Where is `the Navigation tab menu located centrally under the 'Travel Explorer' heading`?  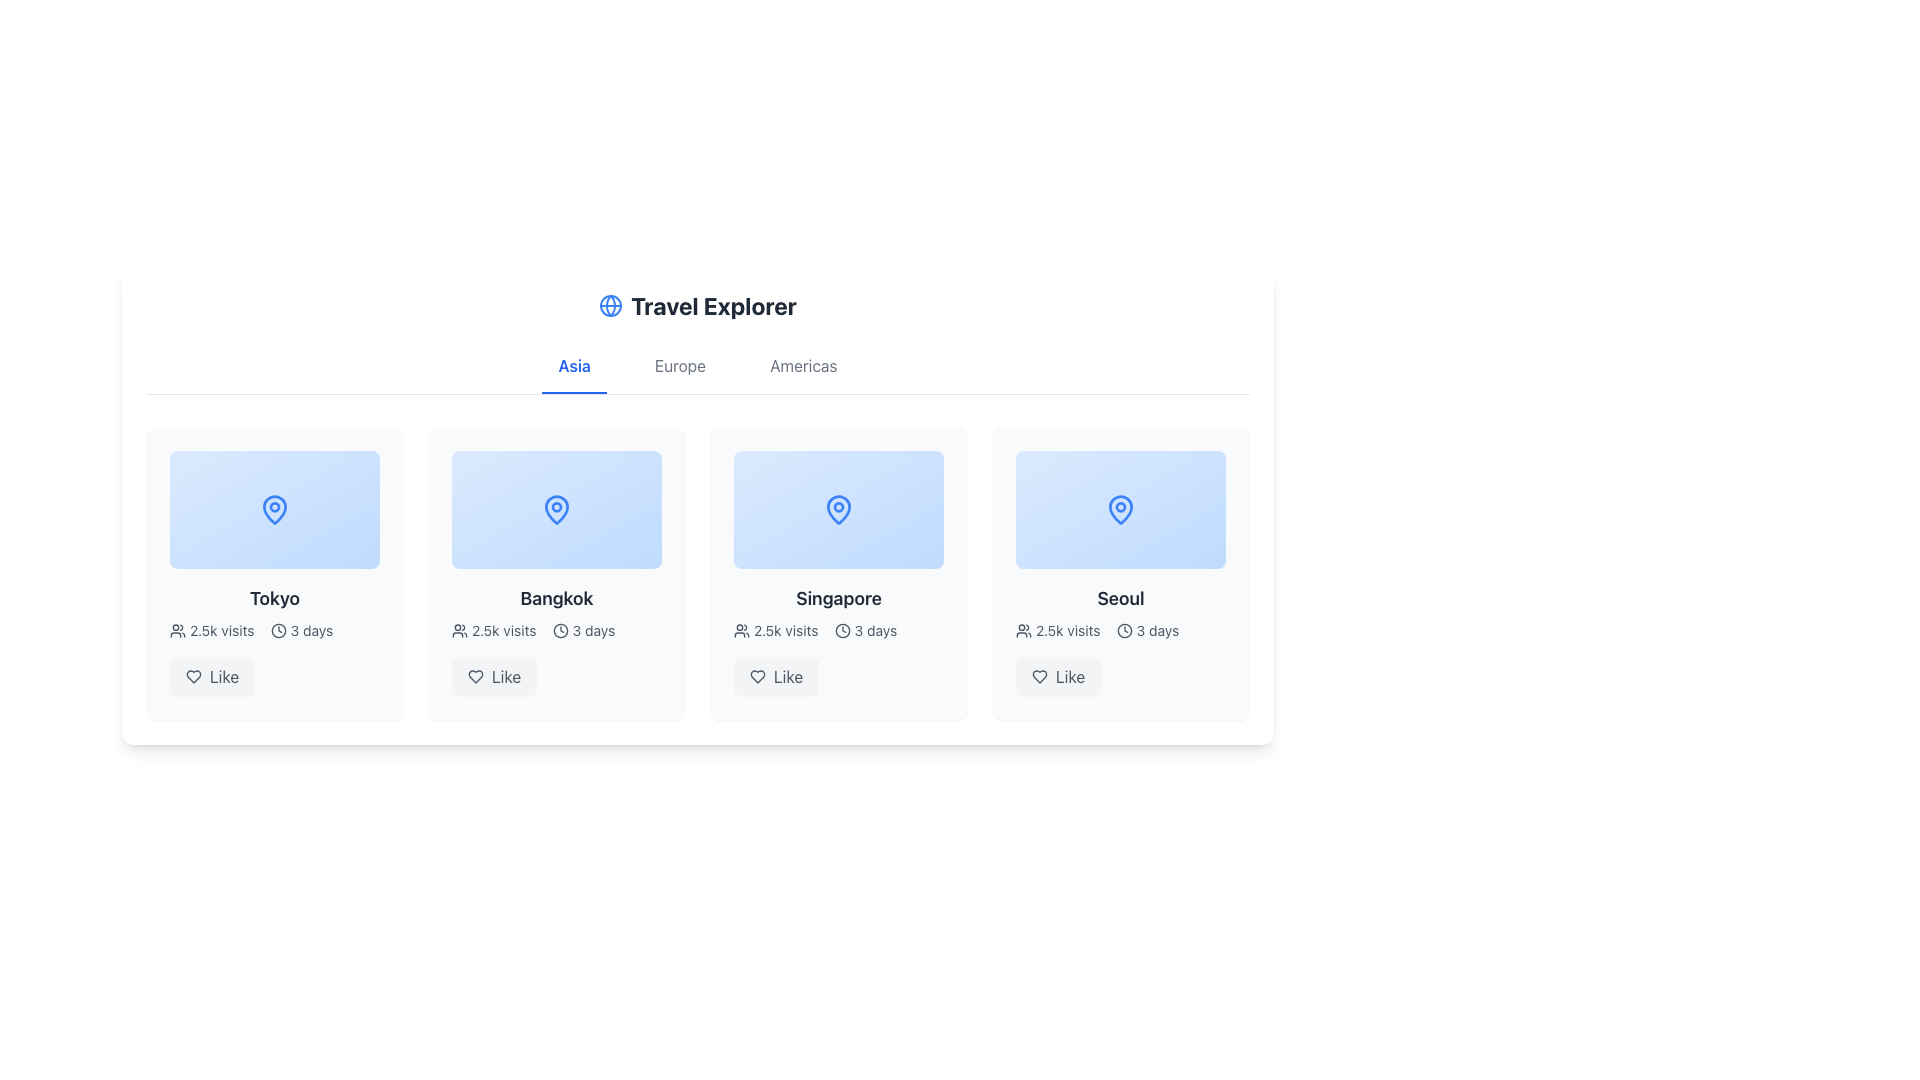
the Navigation tab menu located centrally under the 'Travel Explorer' heading is located at coordinates (697, 374).